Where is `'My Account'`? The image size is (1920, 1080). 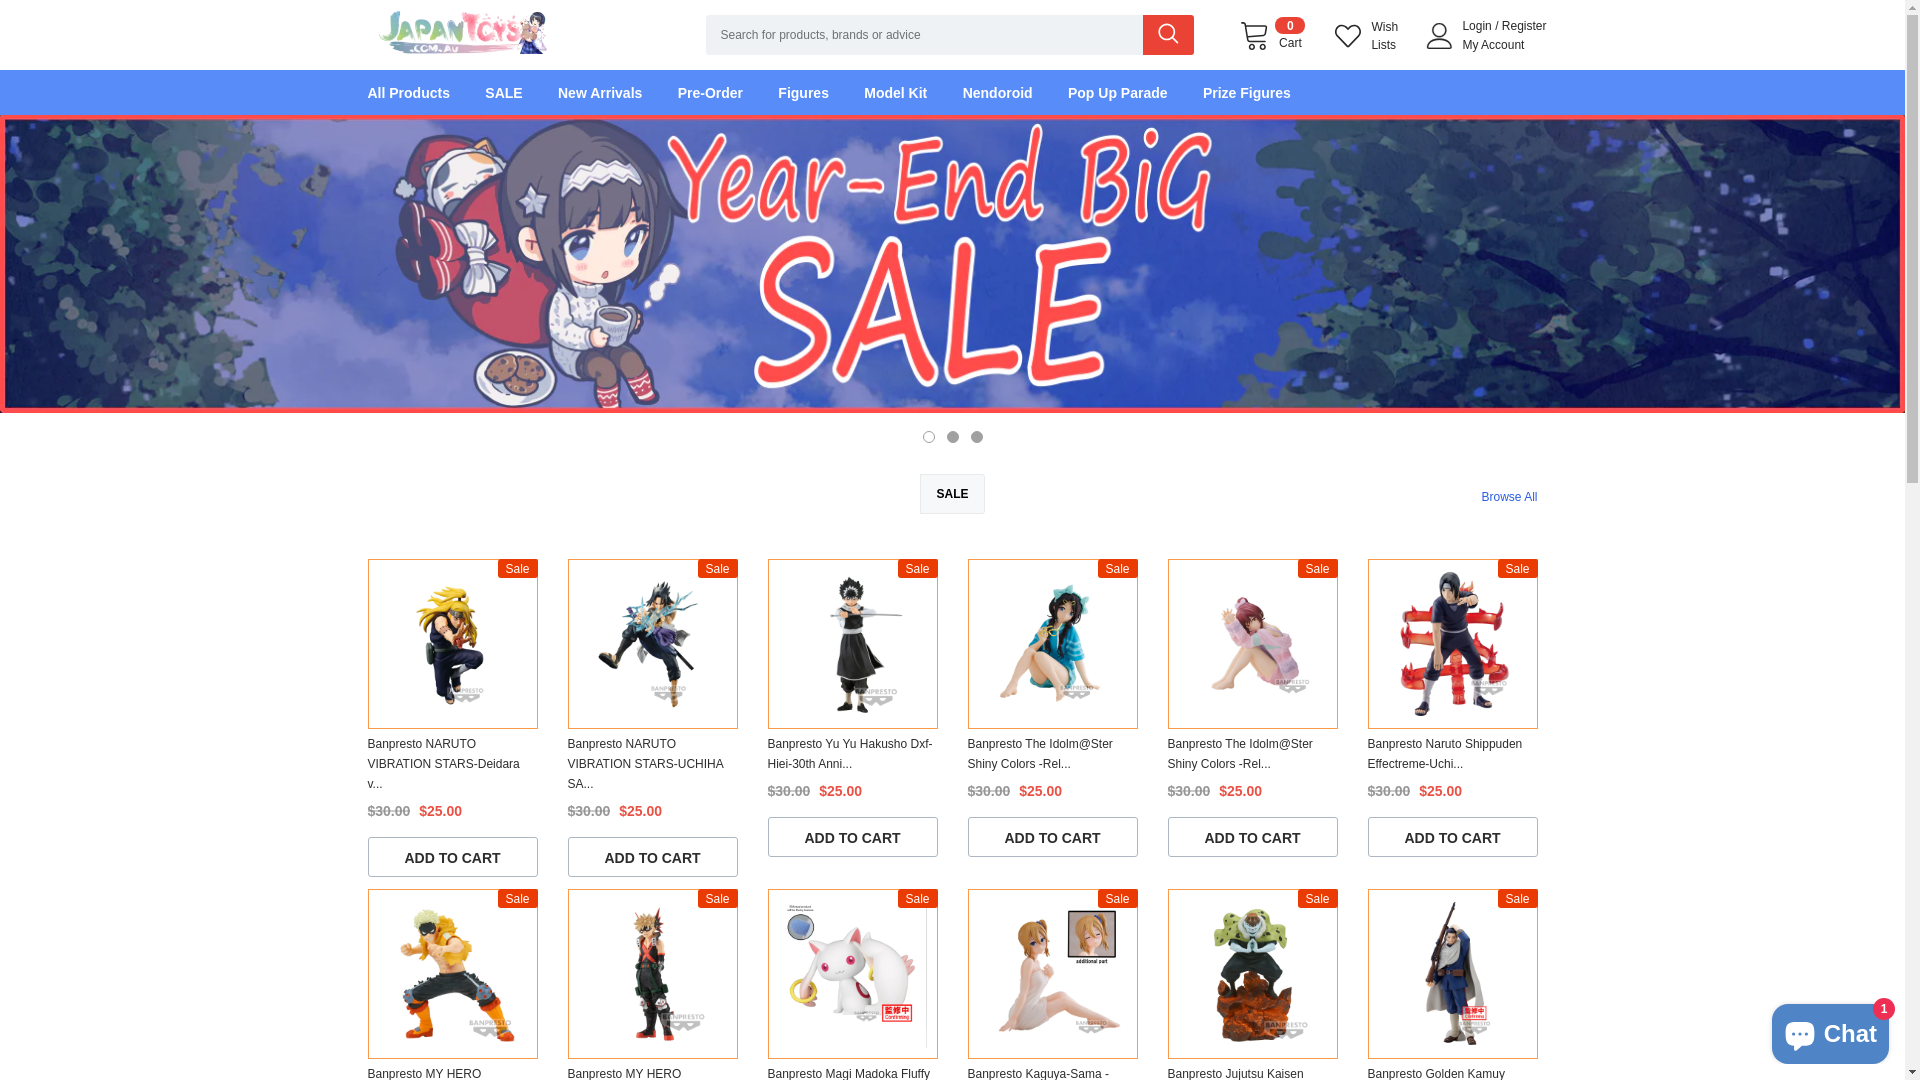
'My Account' is located at coordinates (1492, 45).